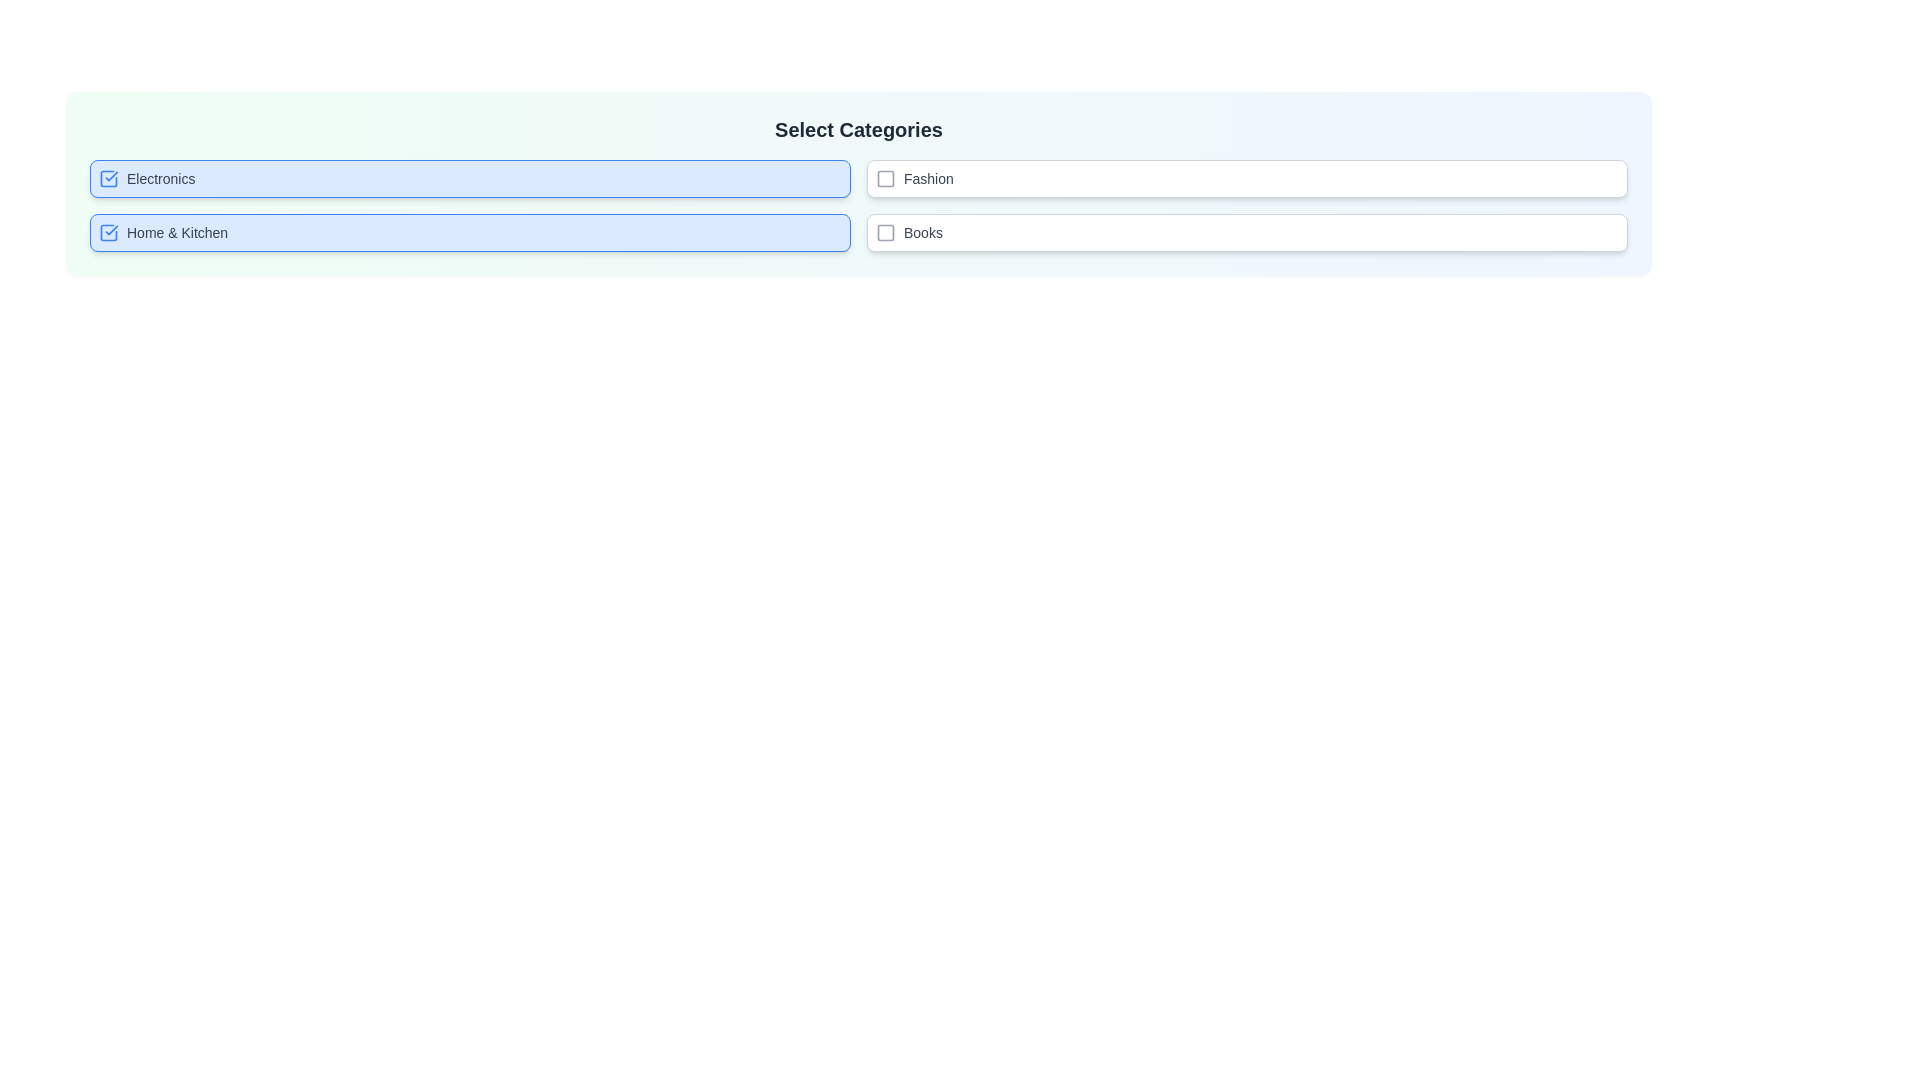 The width and height of the screenshot is (1920, 1080). Describe the element at coordinates (885, 177) in the screenshot. I see `the category indicator icon for 'Fashion'` at that location.